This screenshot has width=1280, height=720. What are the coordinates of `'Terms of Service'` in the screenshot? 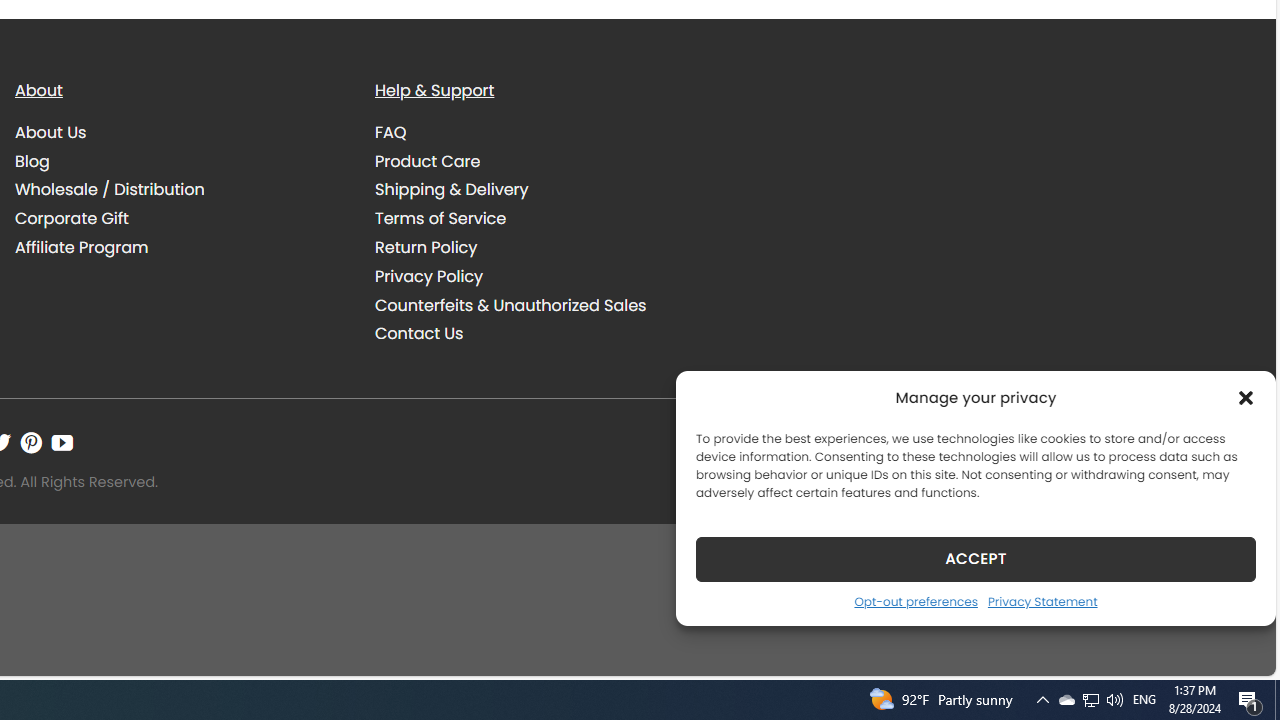 It's located at (540, 218).